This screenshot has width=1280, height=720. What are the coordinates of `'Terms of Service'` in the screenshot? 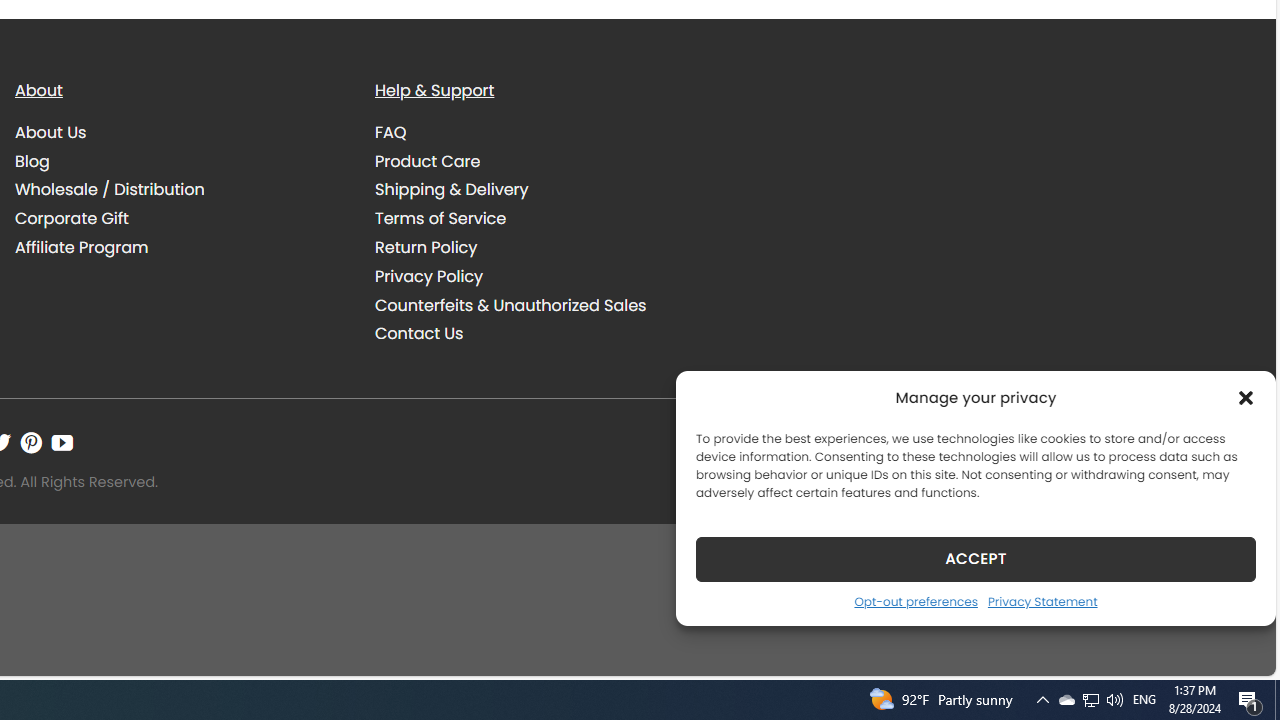 It's located at (540, 218).